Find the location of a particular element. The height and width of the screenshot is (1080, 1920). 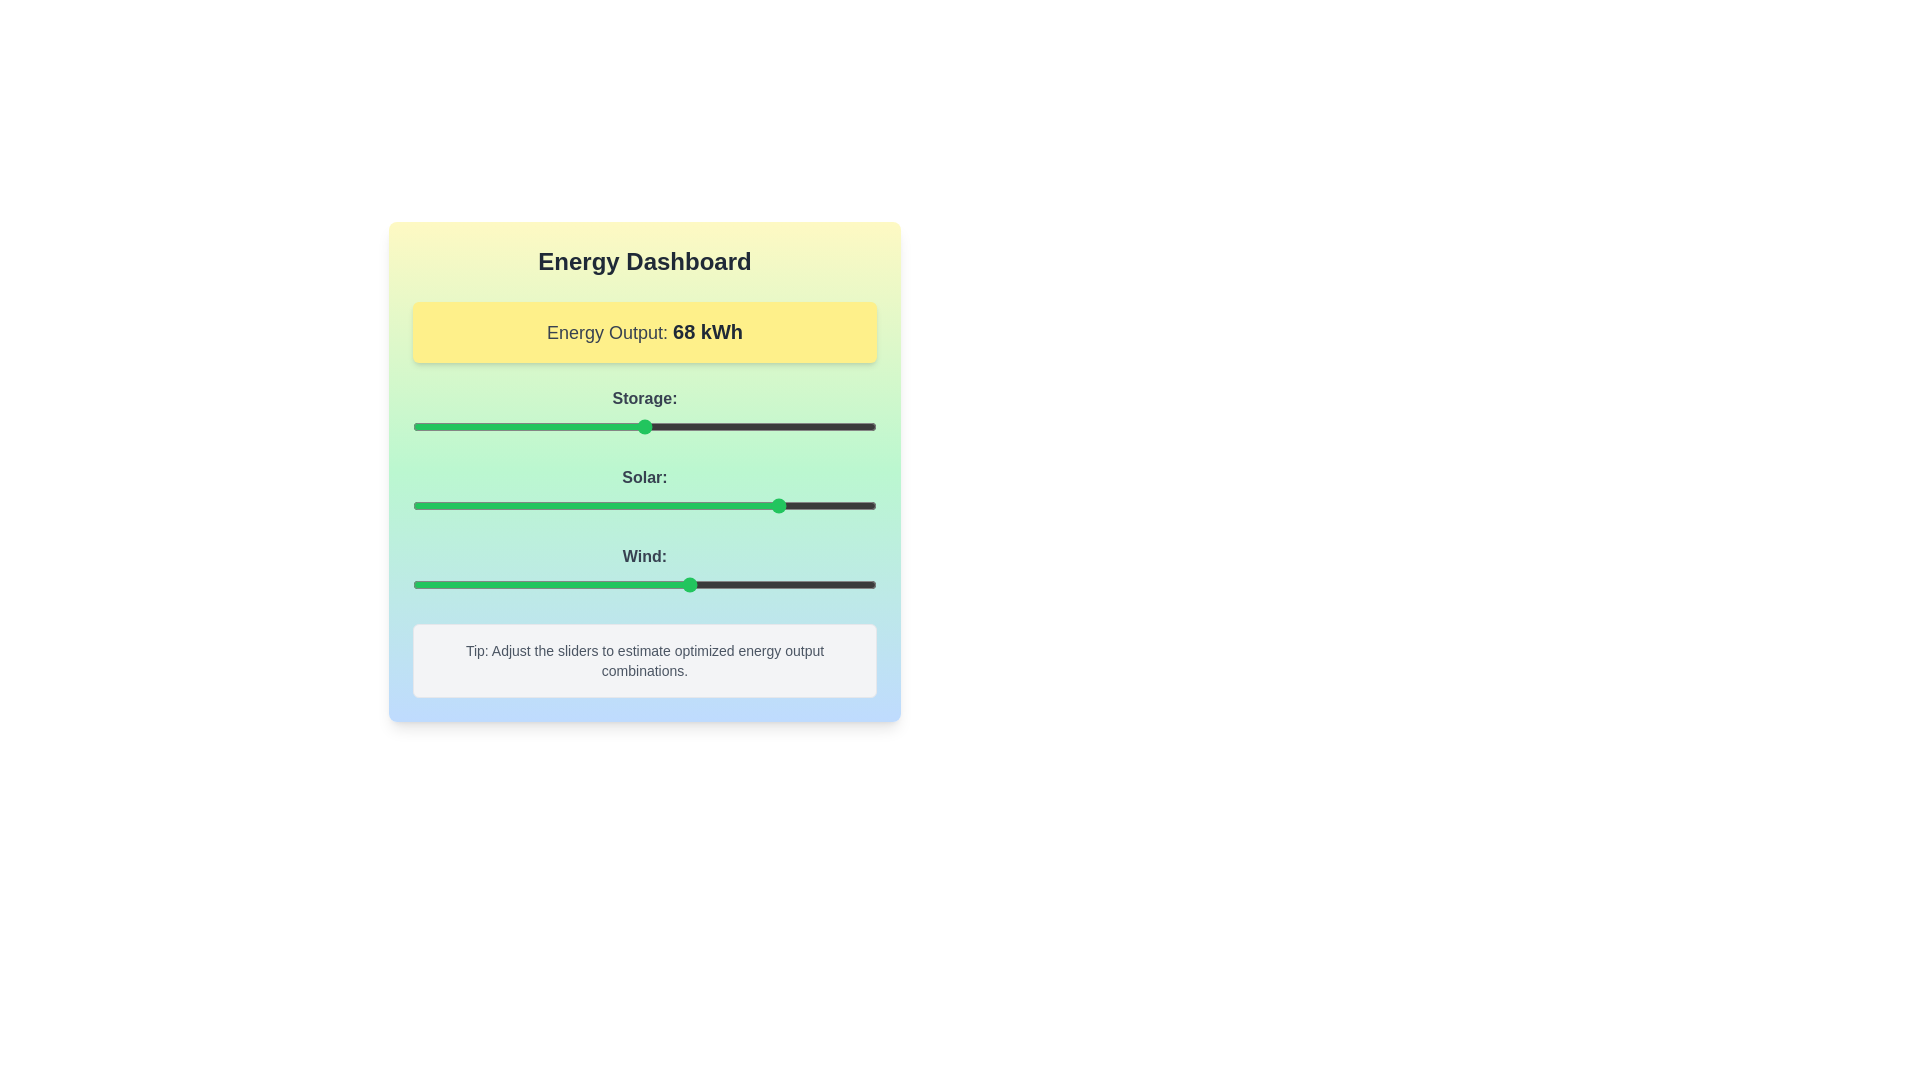

the 'Solar' slider to 81% is located at coordinates (787, 504).